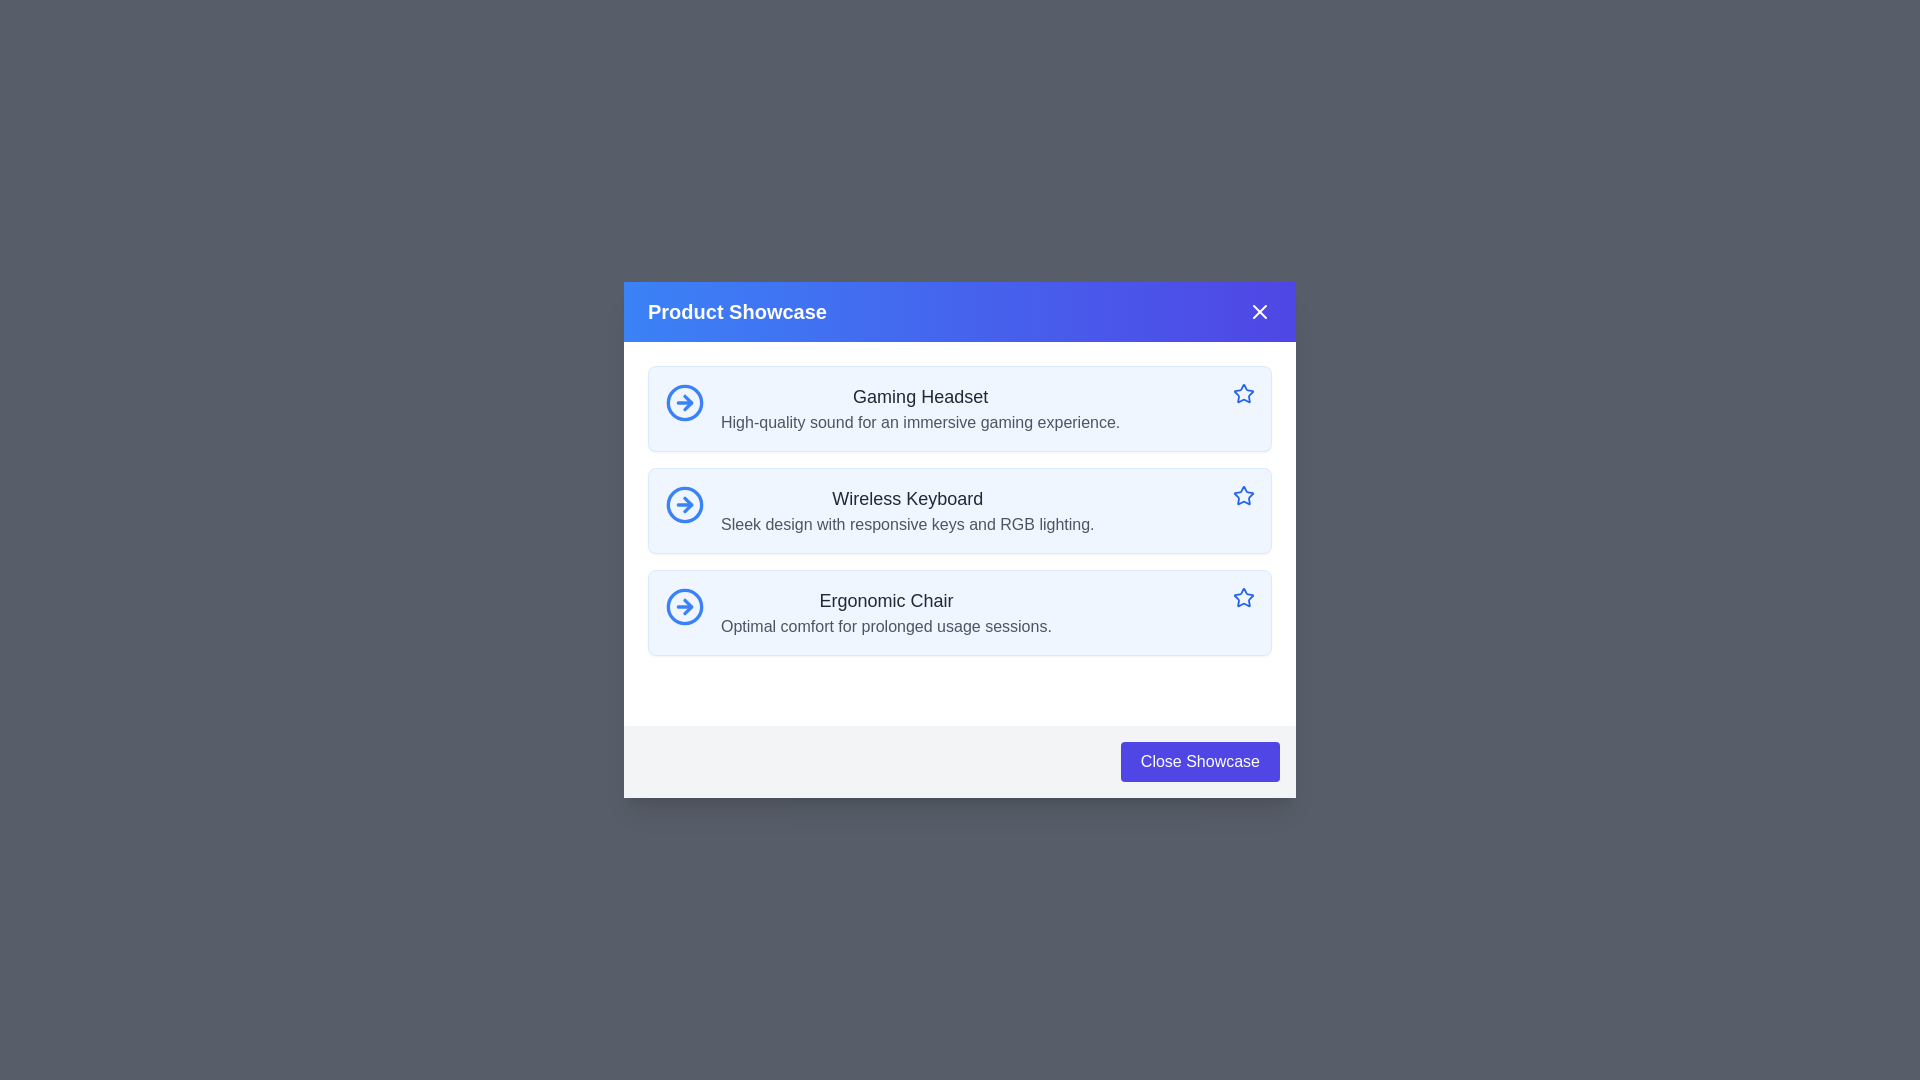  Describe the element at coordinates (960, 612) in the screenshot. I see `the display card for 'Ergonomic Chair' which is the third card in a vertical list, positioned below the 'Wireless Keyboard' card` at that location.